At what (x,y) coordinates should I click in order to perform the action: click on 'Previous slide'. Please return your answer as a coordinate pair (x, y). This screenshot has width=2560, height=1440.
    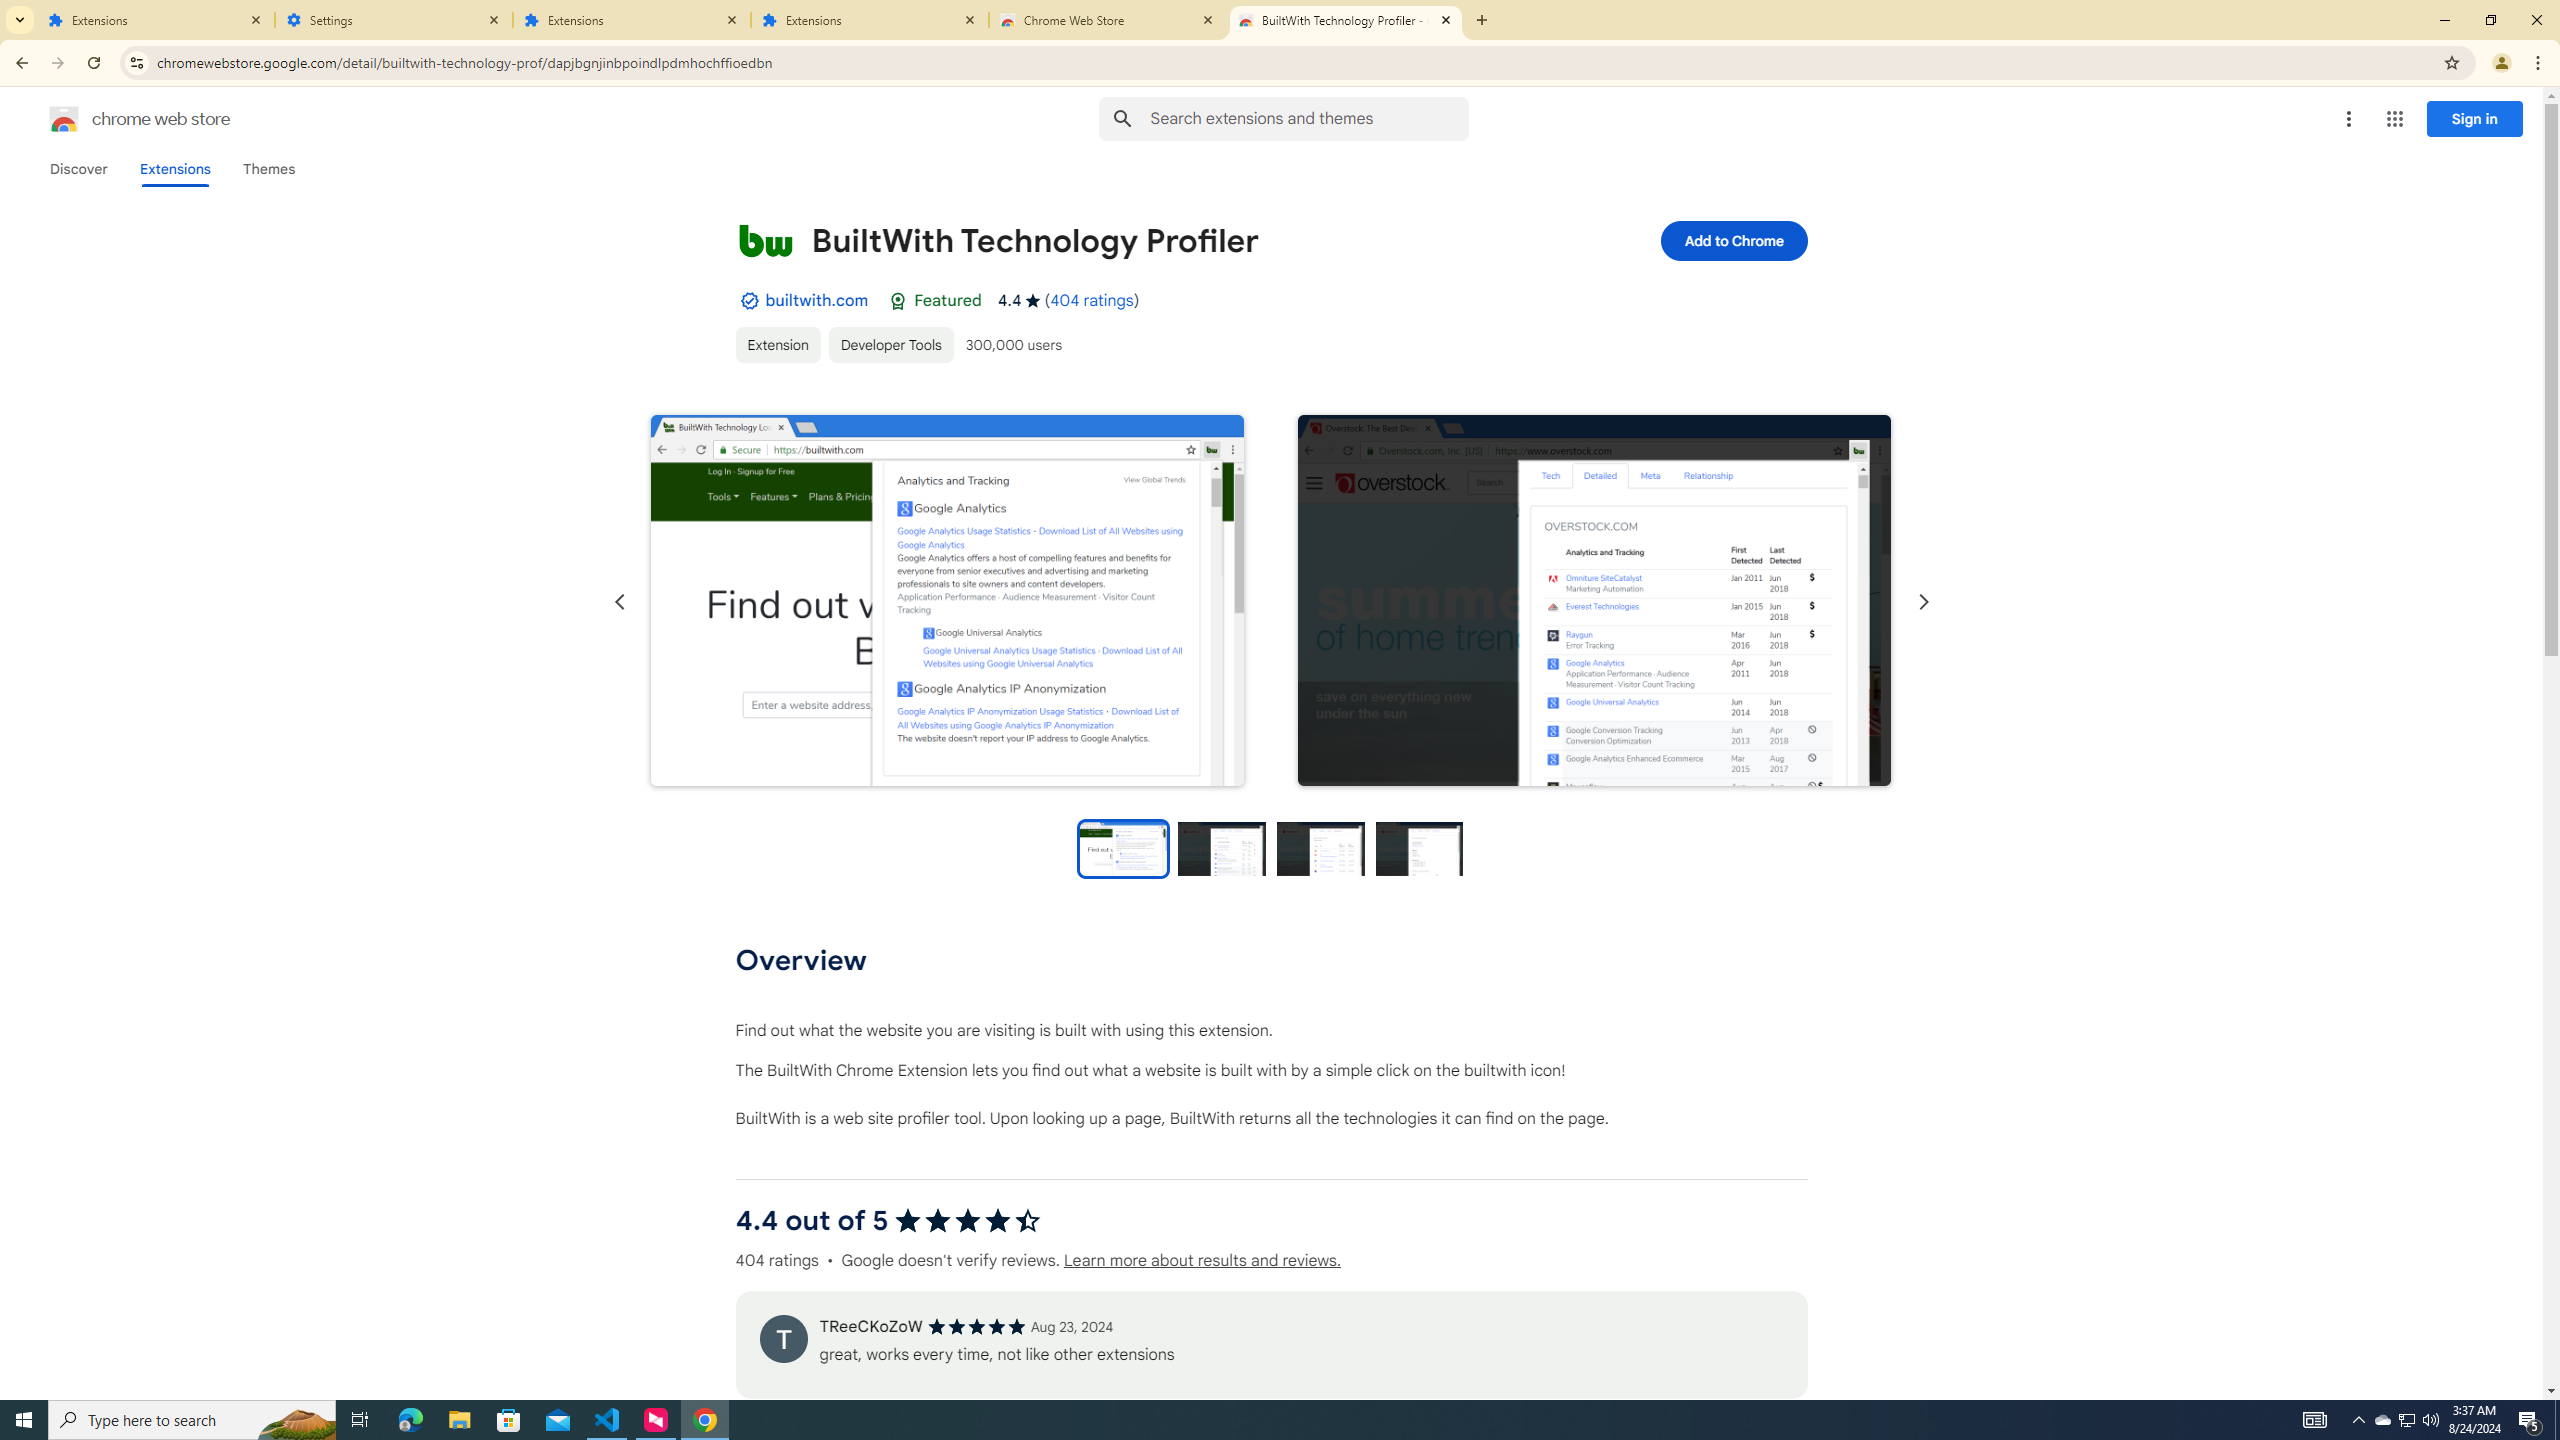
    Looking at the image, I should click on (619, 601).